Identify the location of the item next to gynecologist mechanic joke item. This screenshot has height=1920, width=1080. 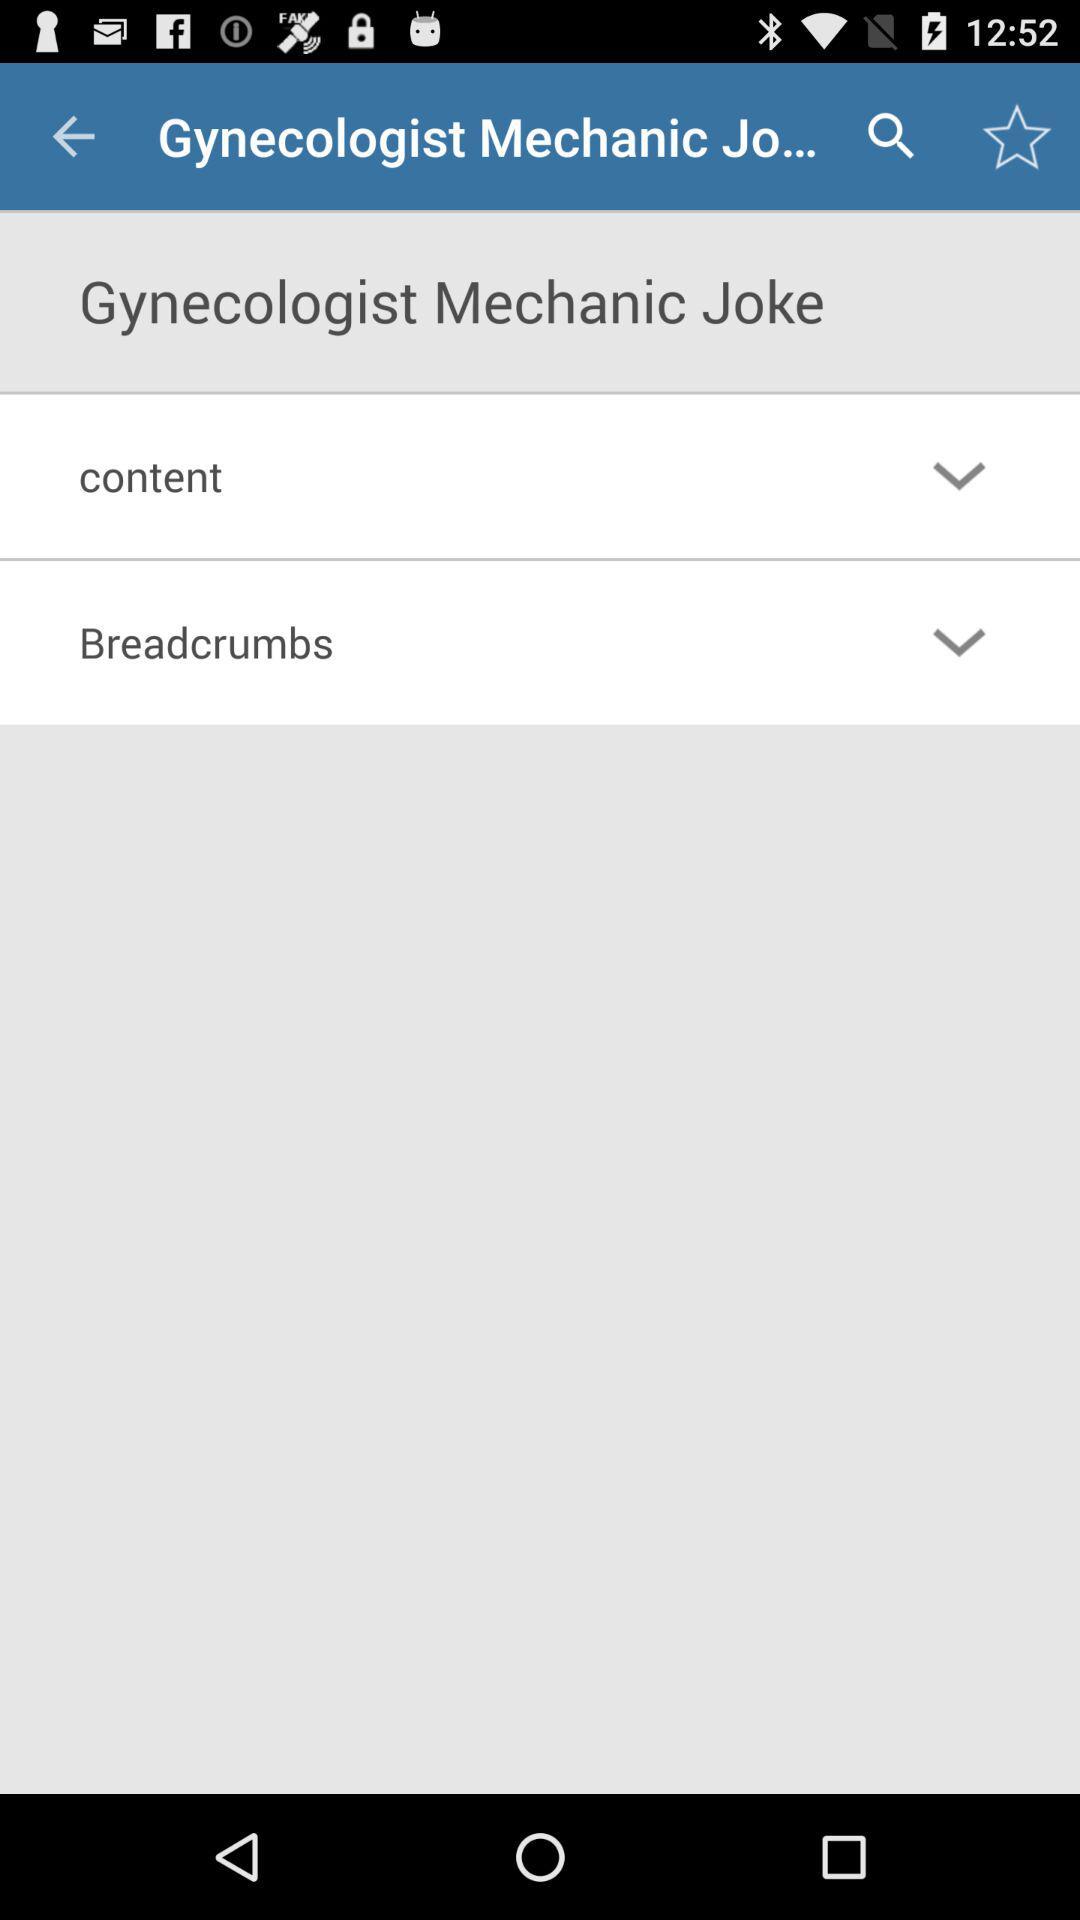
(72, 135).